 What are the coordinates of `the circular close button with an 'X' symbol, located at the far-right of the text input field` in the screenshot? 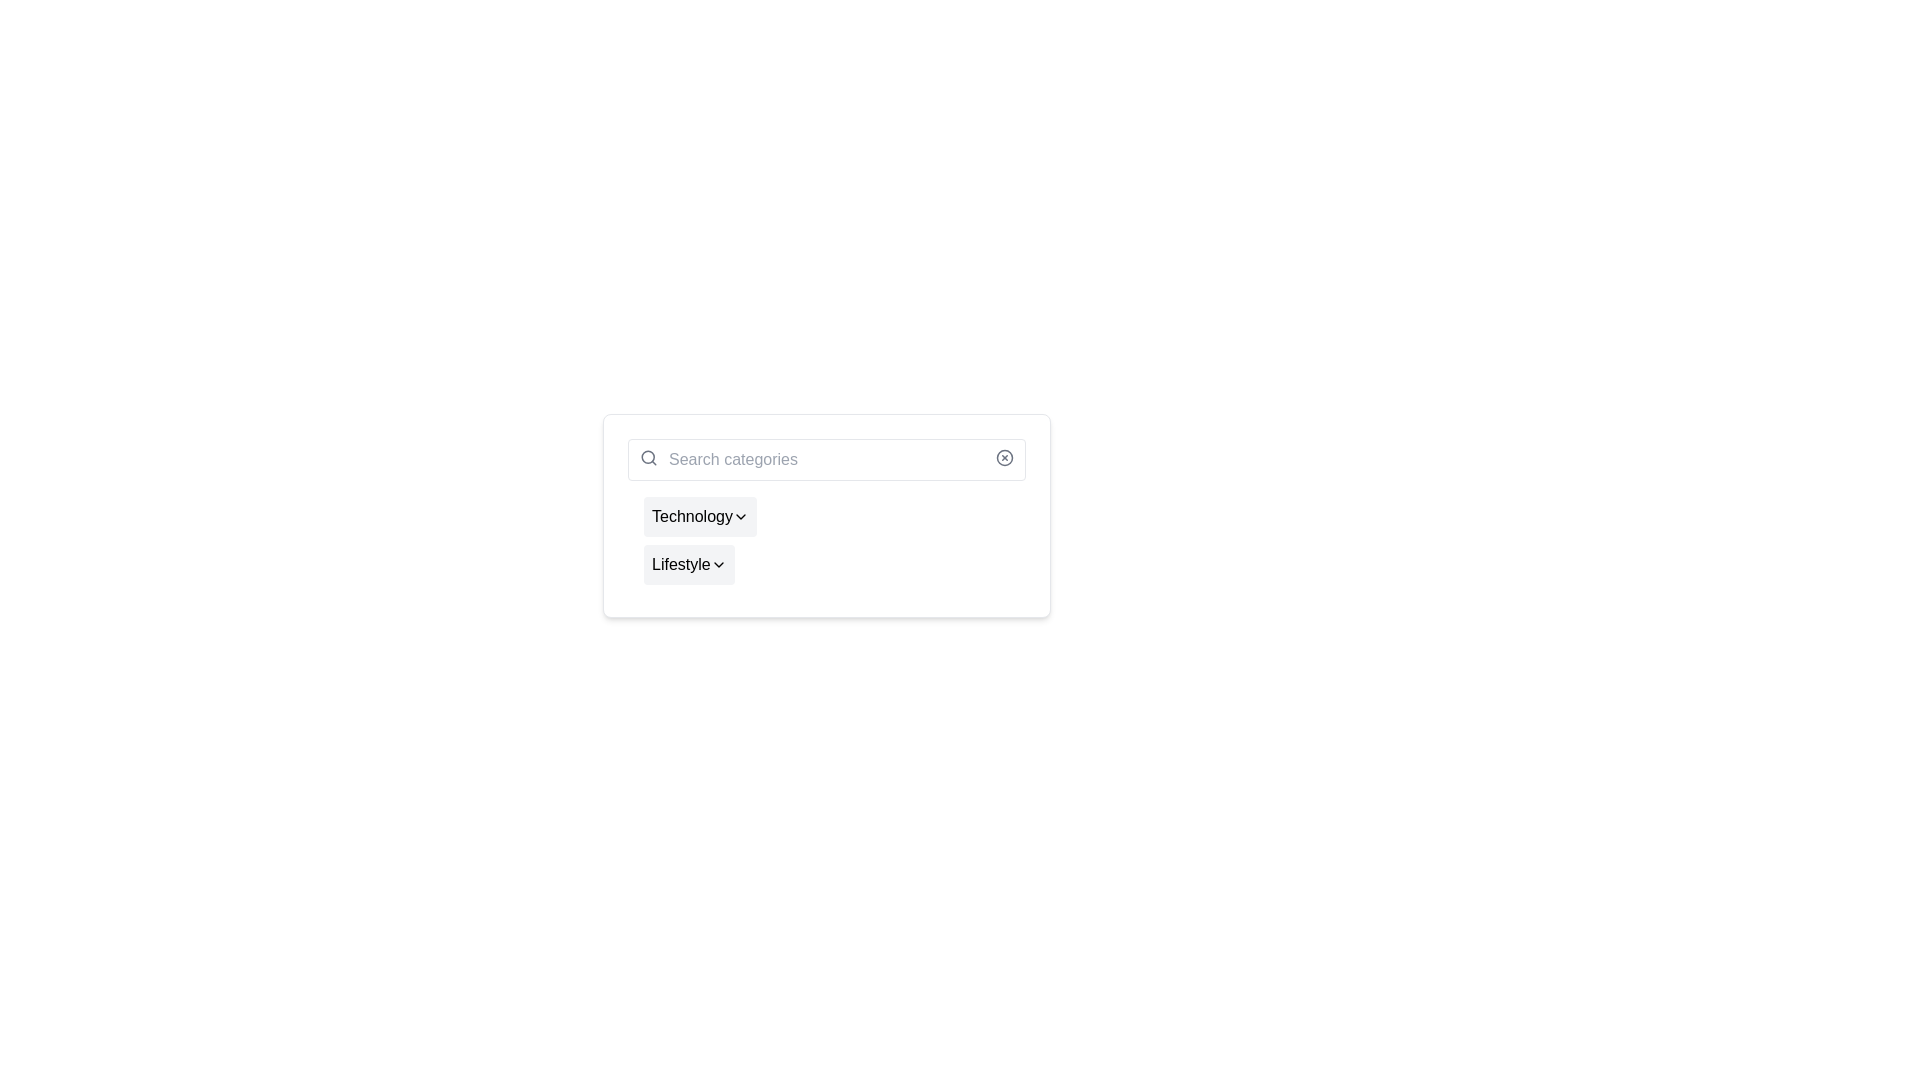 It's located at (1004, 458).